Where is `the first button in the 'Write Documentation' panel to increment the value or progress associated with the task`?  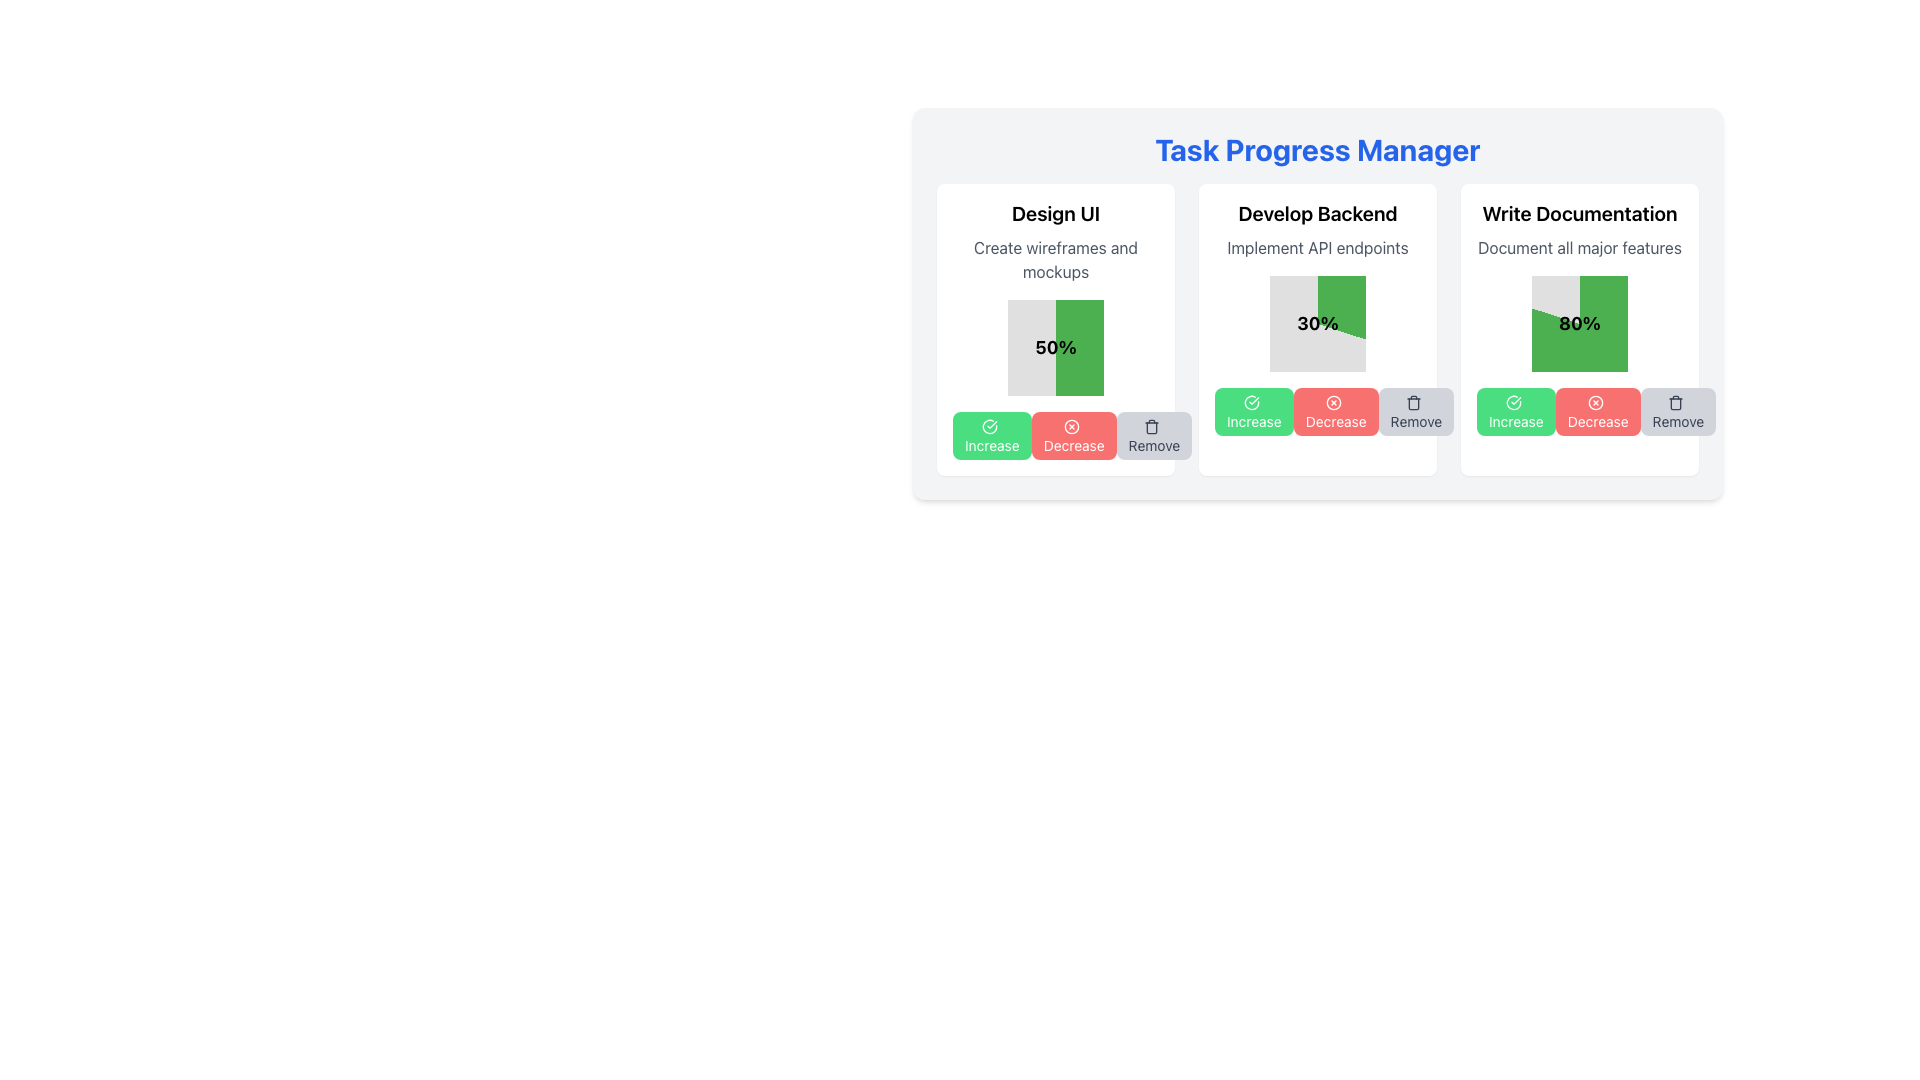 the first button in the 'Write Documentation' panel to increment the value or progress associated with the task is located at coordinates (1516, 411).